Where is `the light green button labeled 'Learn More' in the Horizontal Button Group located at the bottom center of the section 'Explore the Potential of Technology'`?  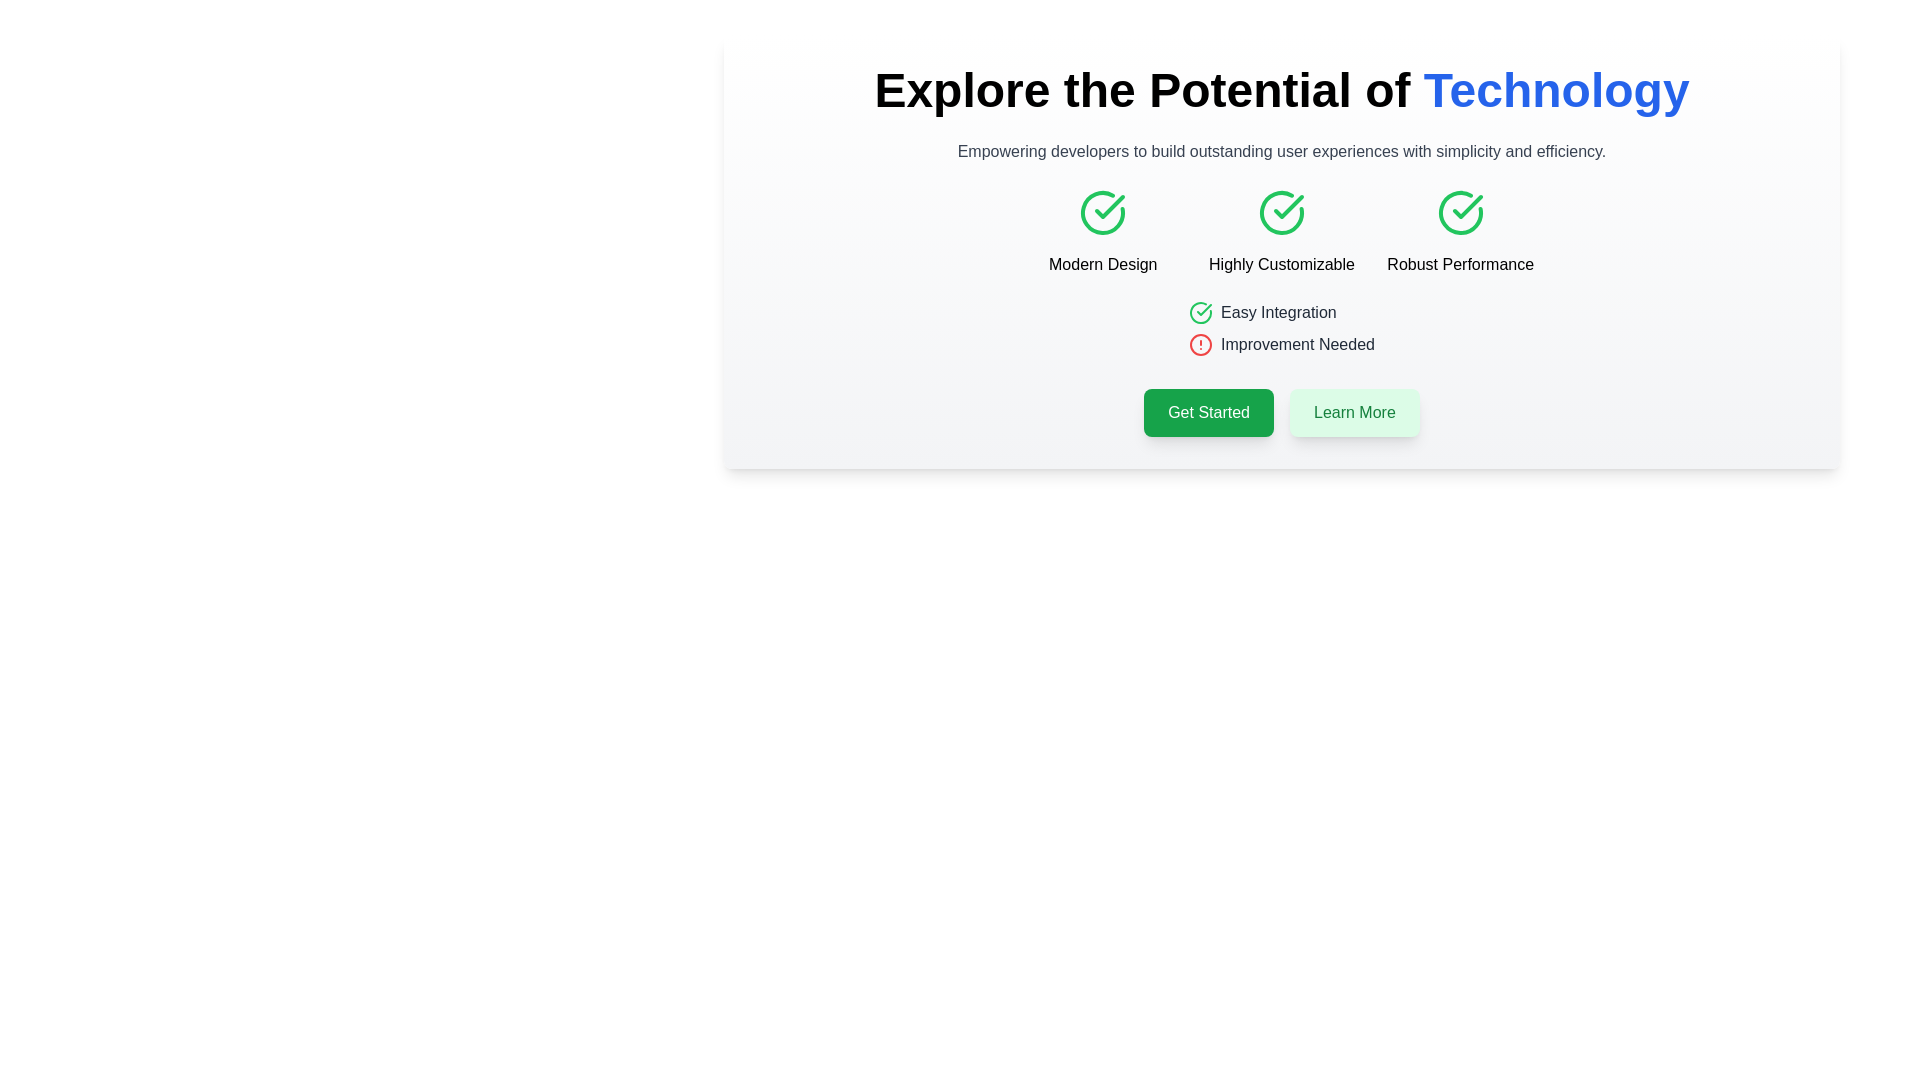
the light green button labeled 'Learn More' in the Horizontal Button Group located at the bottom center of the section 'Explore the Potential of Technology' is located at coordinates (1281, 411).